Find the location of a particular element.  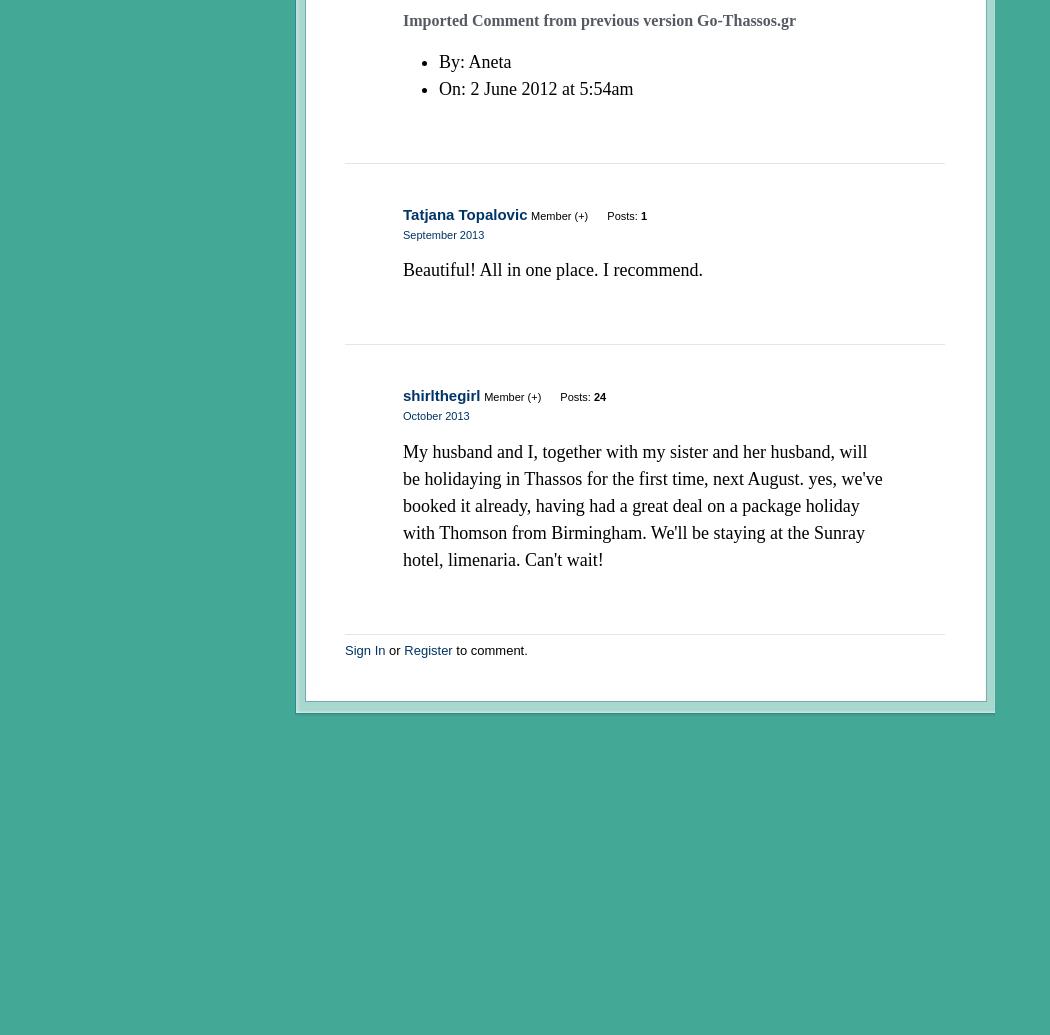

'By' is located at coordinates (438, 60).